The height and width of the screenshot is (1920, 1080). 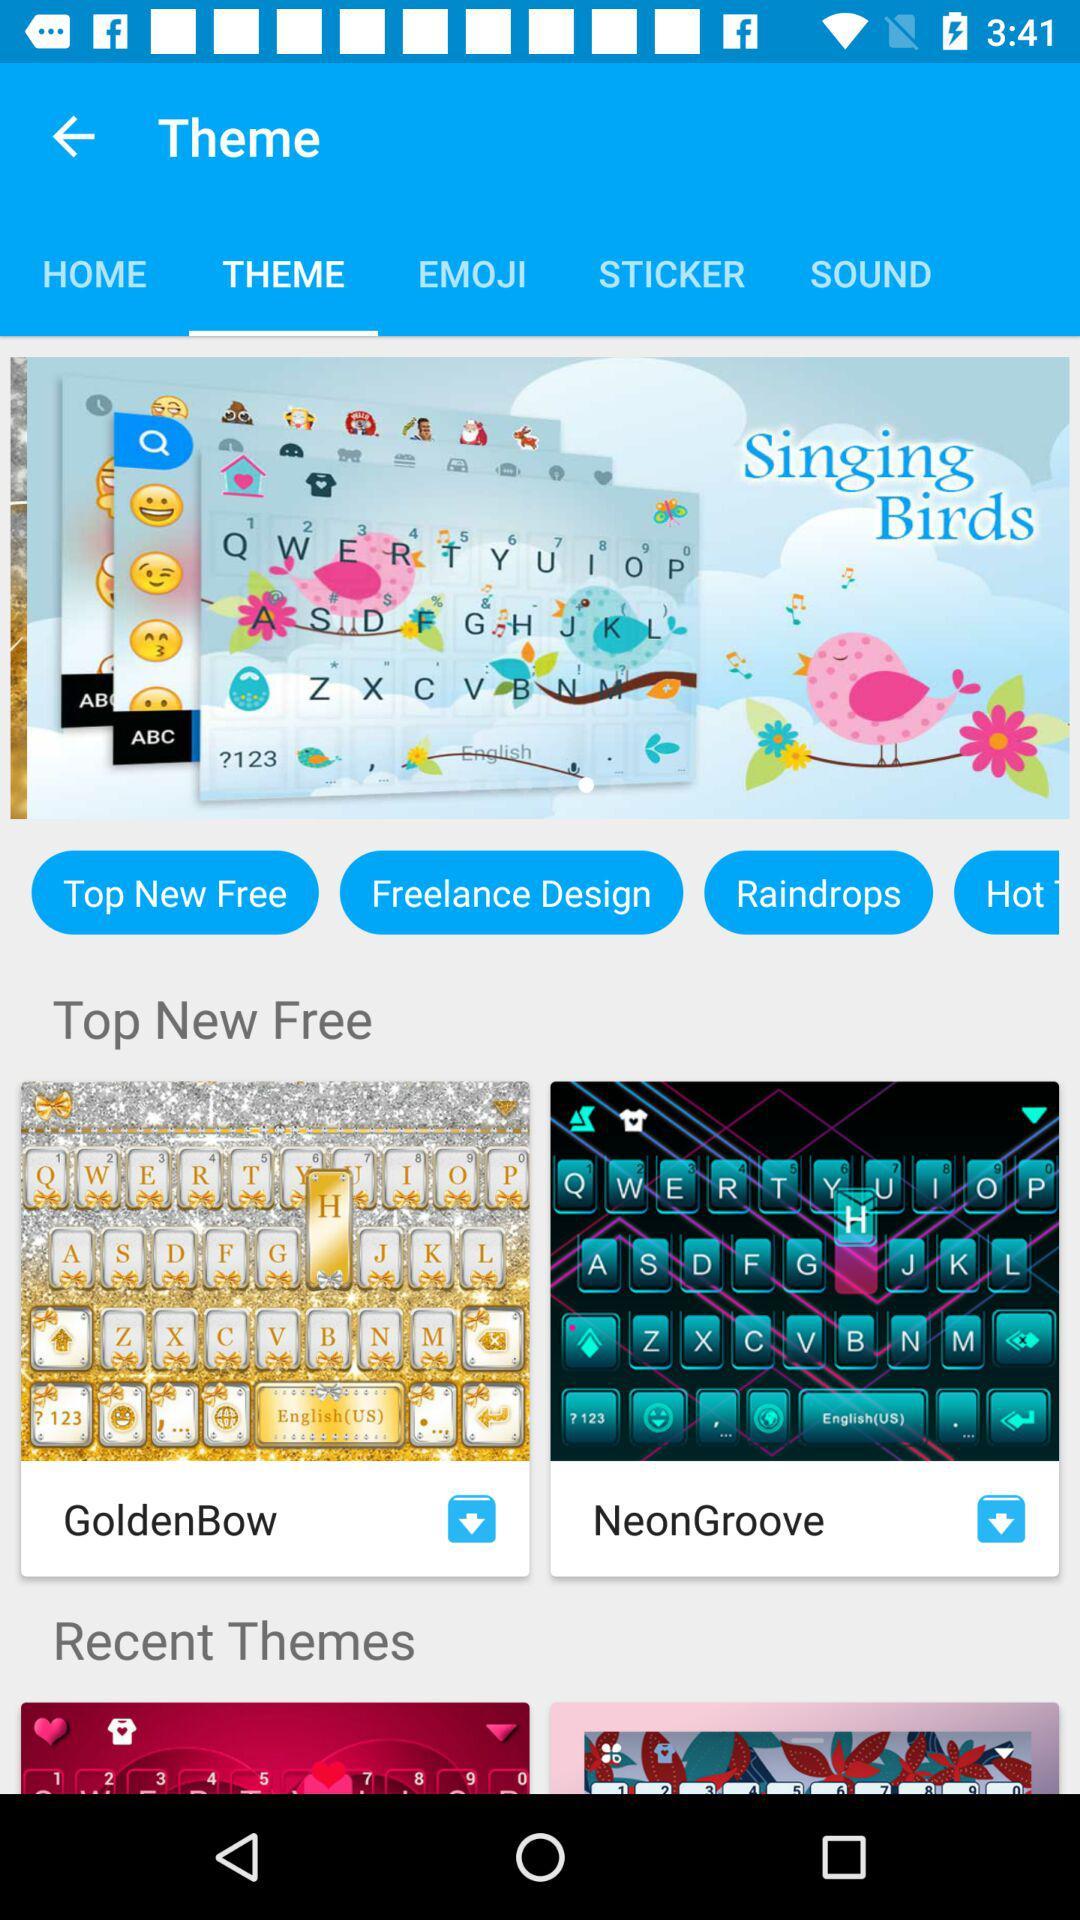 I want to click on download goldenbow, so click(x=471, y=1518).